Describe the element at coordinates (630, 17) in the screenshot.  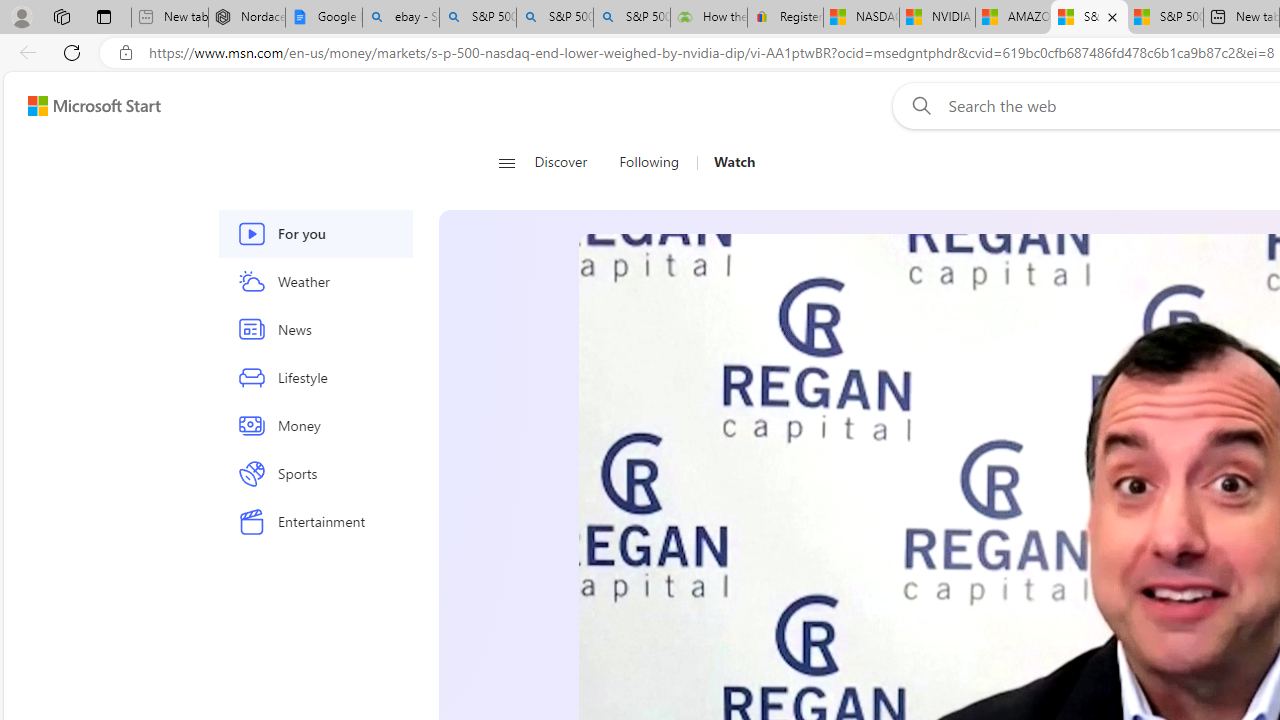
I see `'S&P 500 index financial crisis decline - Search'` at that location.